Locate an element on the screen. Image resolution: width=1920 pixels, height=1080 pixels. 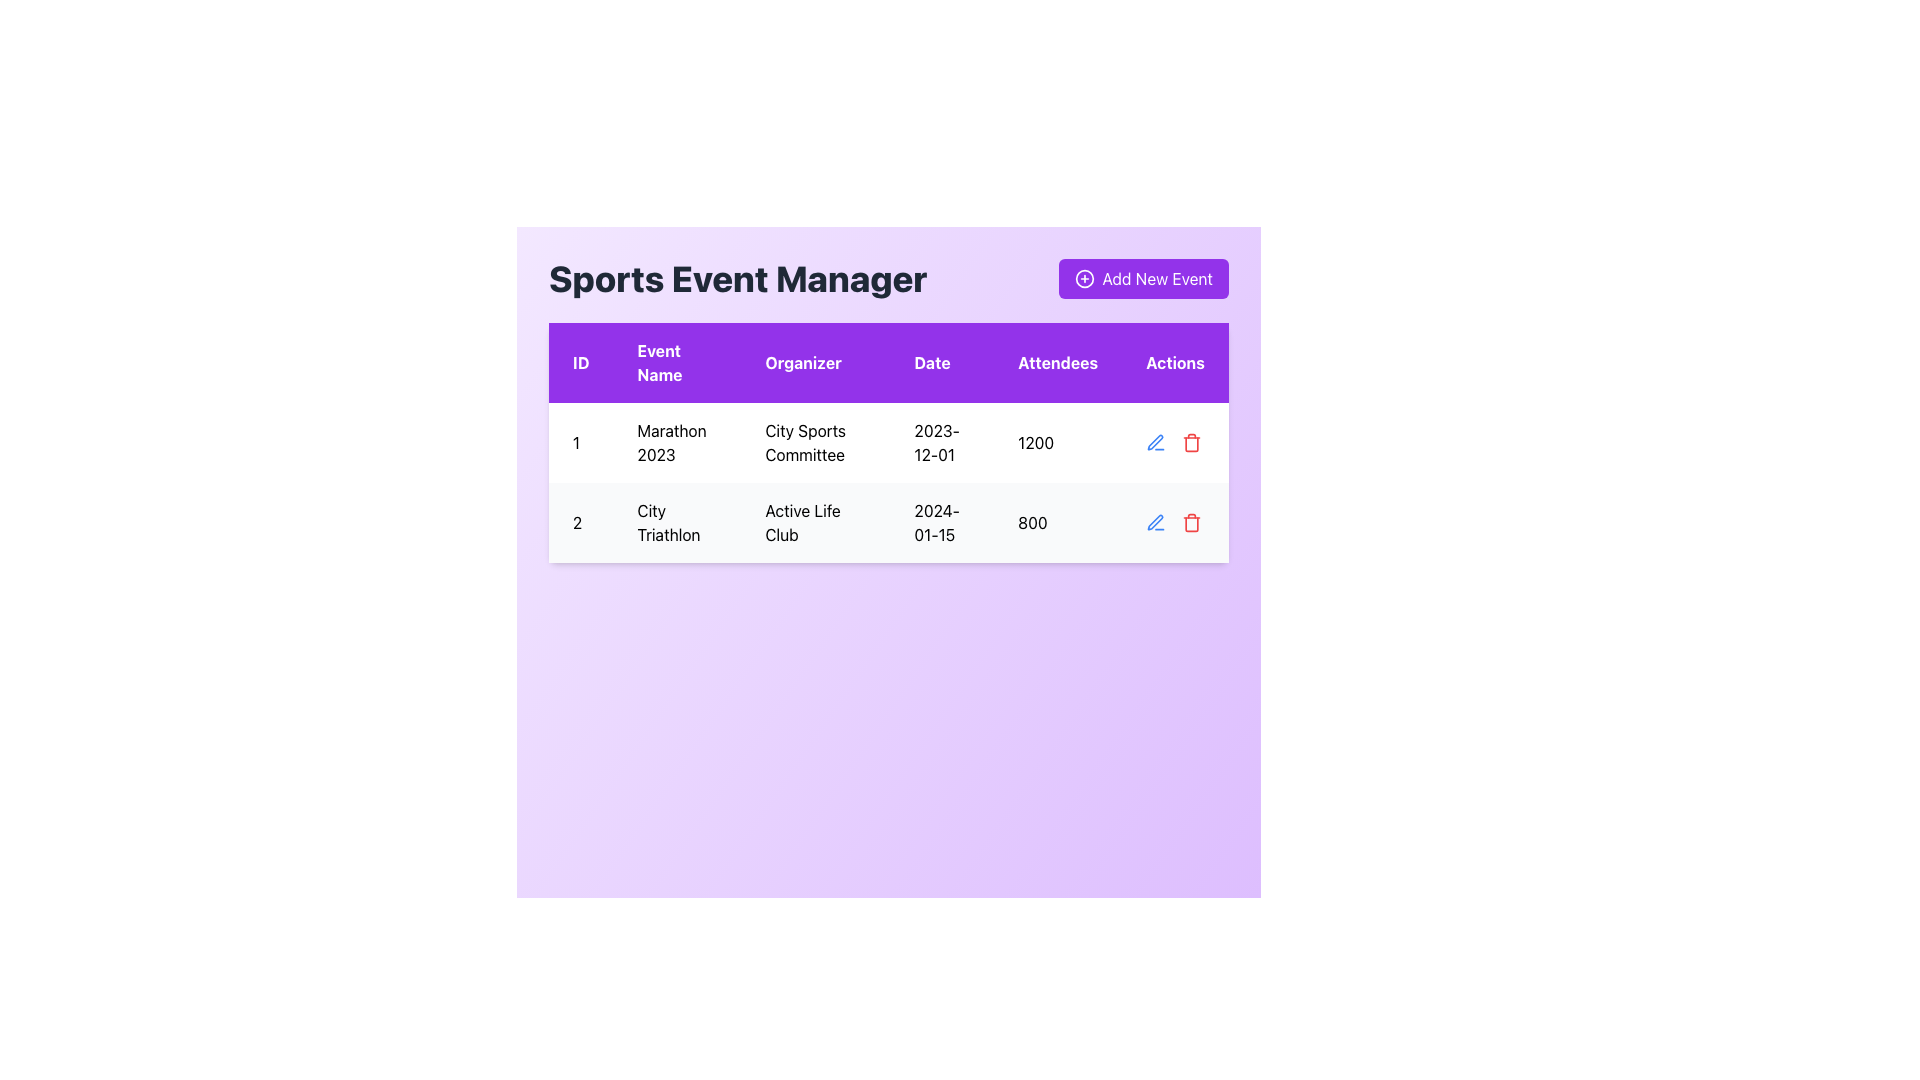
the pen icon located in the 'Actions' column of the second row of the table to initiate editing is located at coordinates (1156, 442).